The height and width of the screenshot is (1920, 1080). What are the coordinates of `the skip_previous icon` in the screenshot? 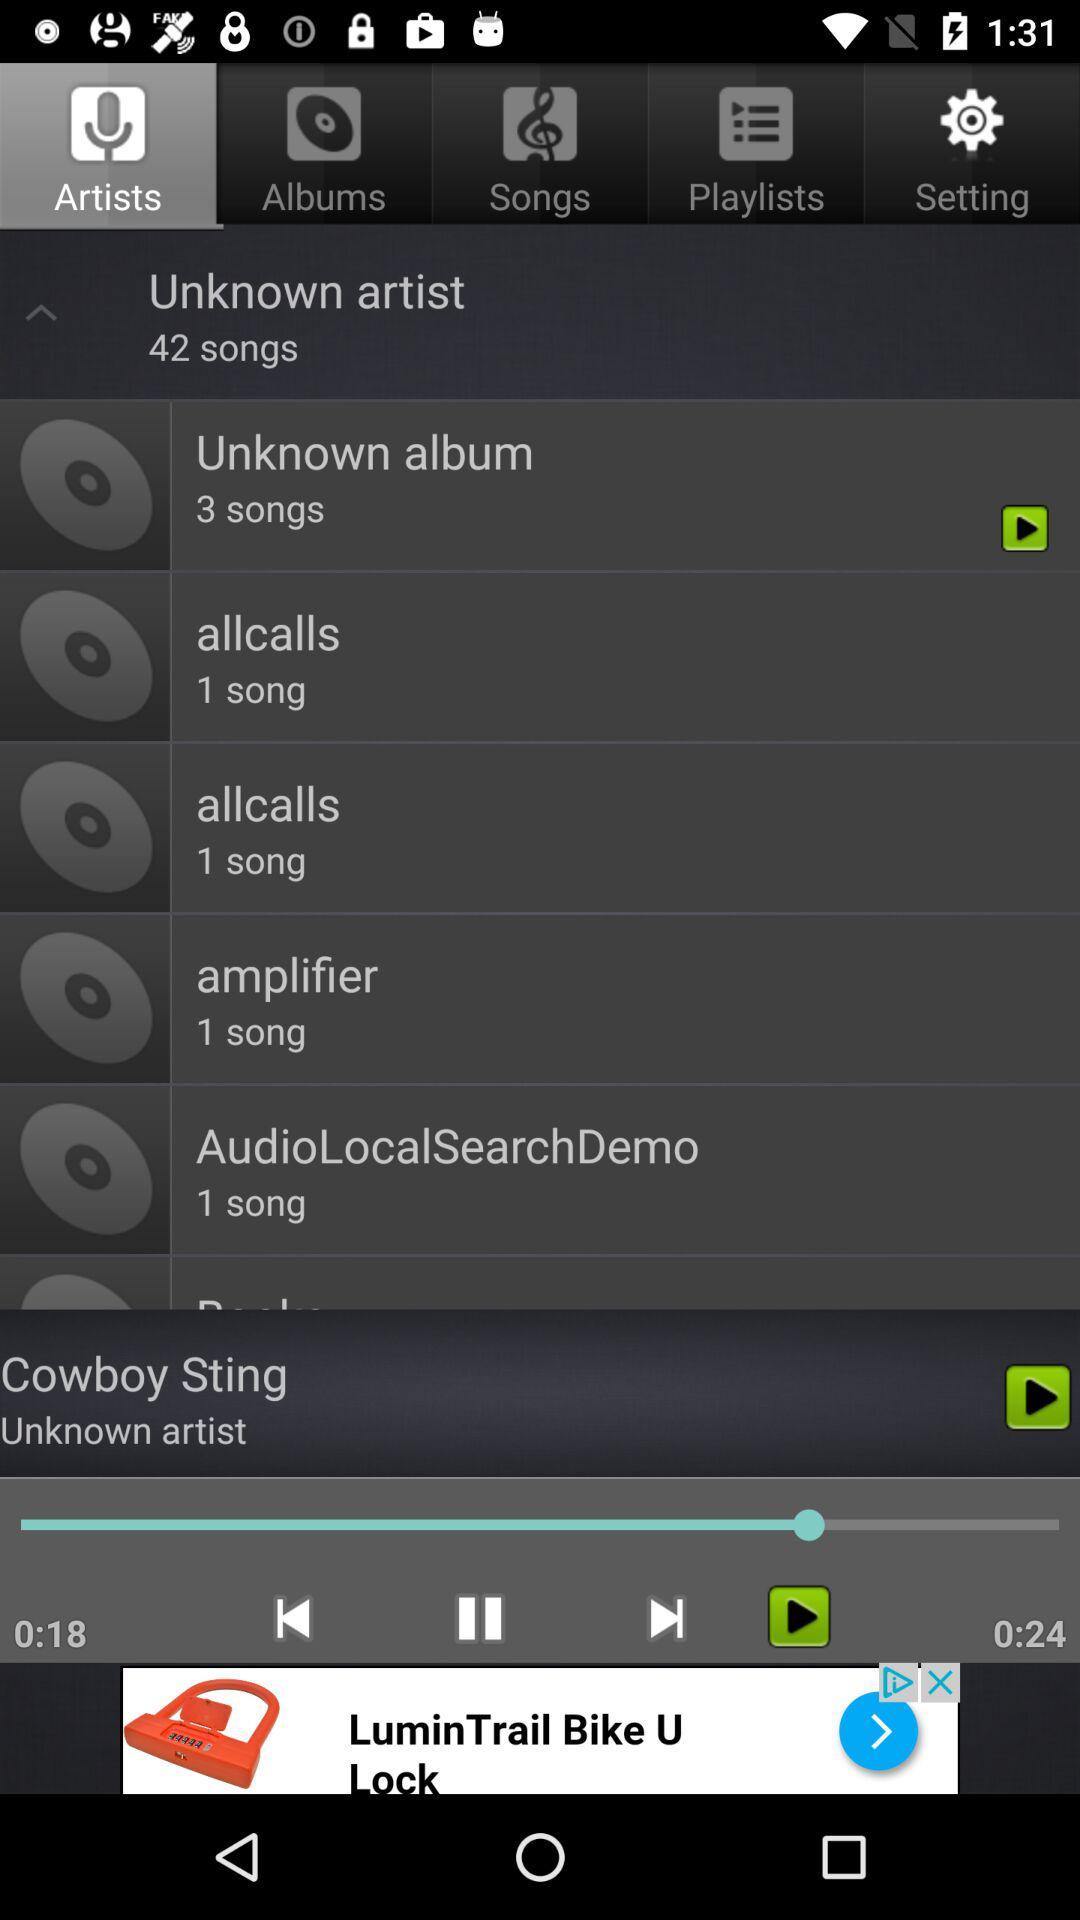 It's located at (292, 1618).